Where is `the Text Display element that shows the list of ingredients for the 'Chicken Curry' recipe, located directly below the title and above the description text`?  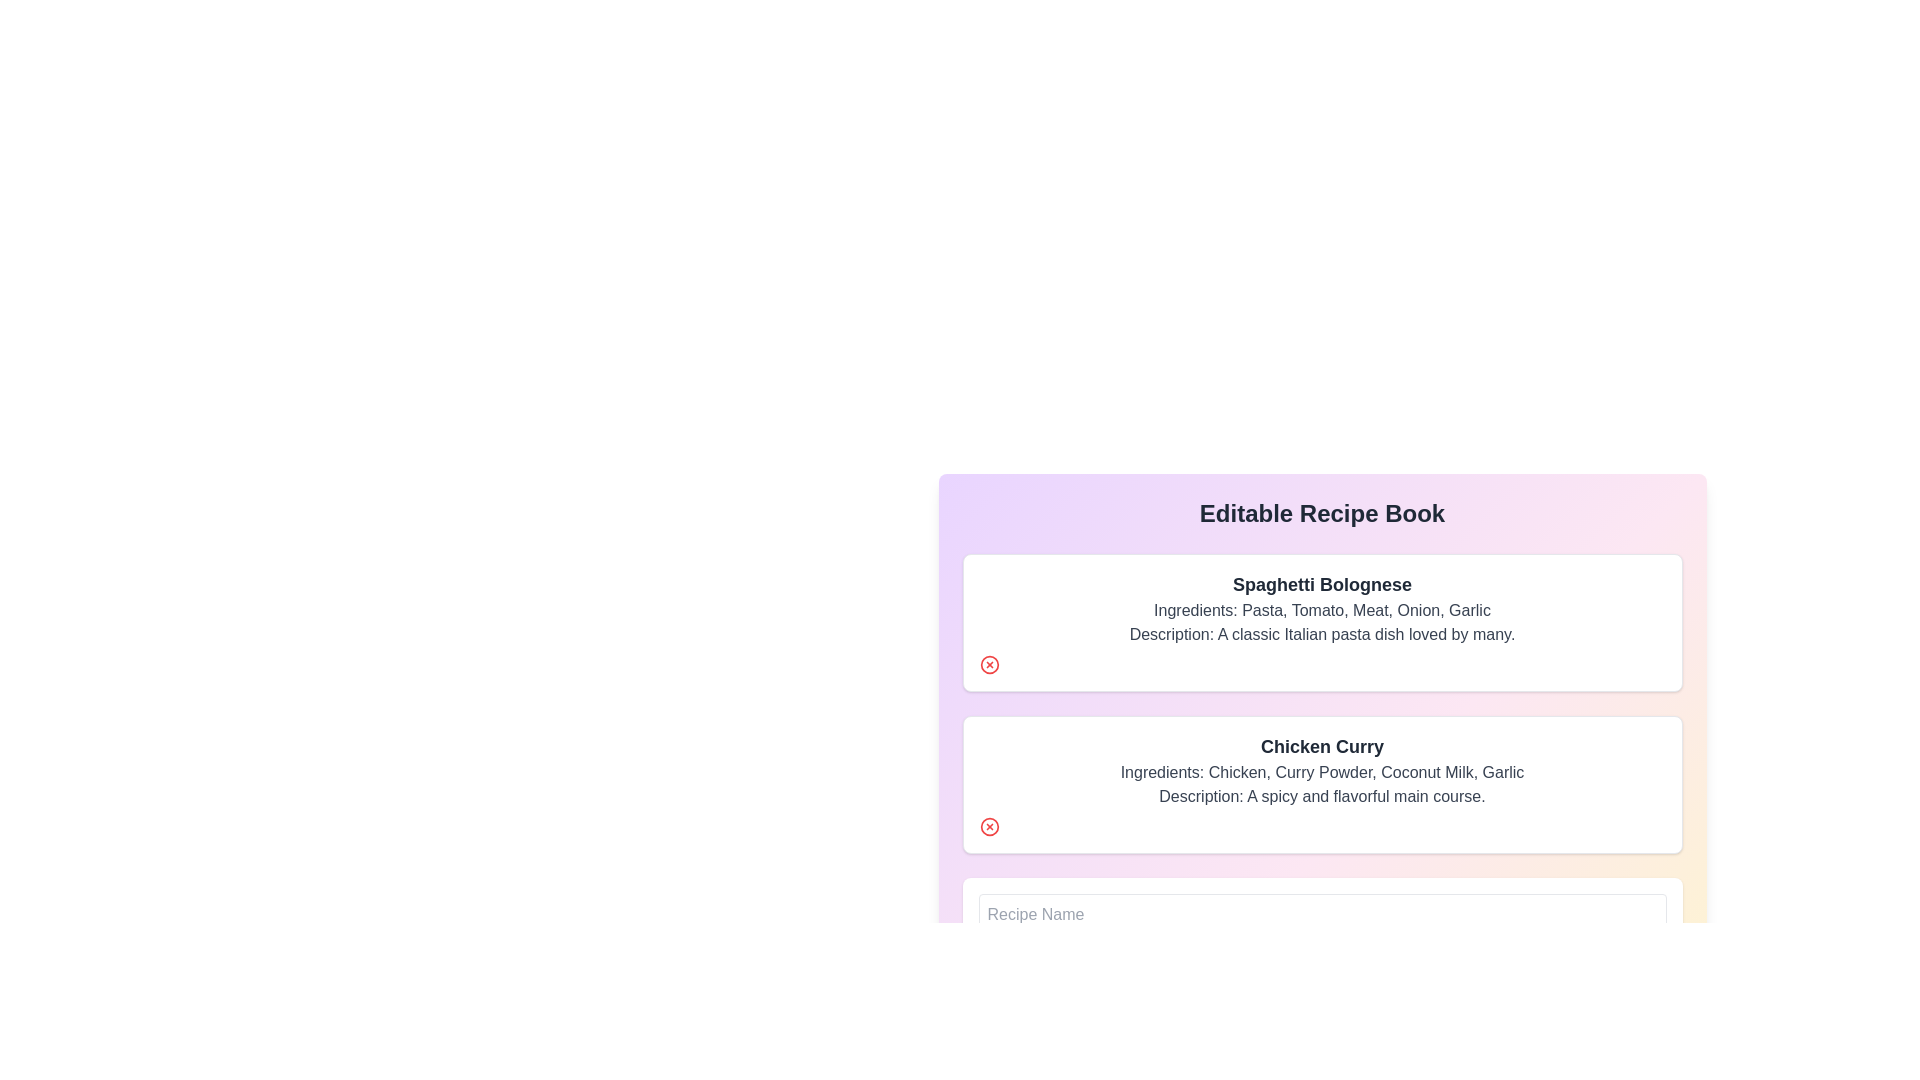 the Text Display element that shows the list of ingredients for the 'Chicken Curry' recipe, located directly below the title and above the description text is located at coordinates (1322, 771).